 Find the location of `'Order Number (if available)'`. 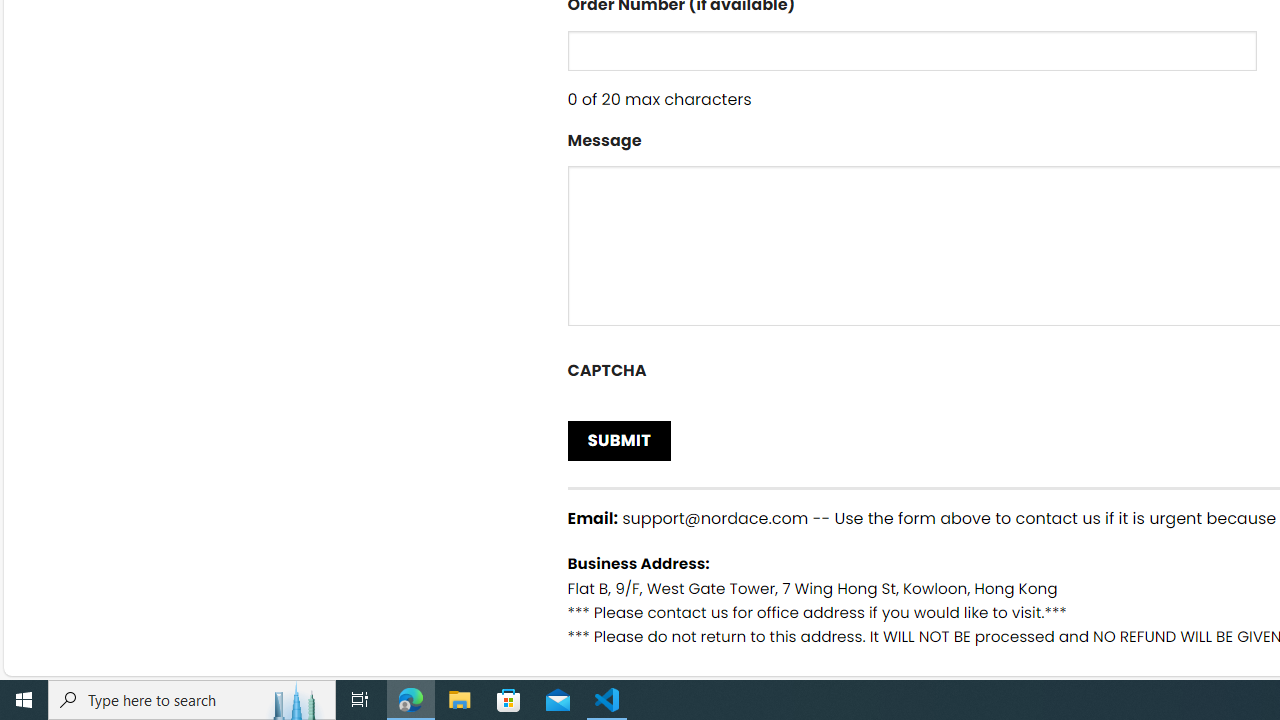

'Order Number (if available)' is located at coordinates (911, 49).